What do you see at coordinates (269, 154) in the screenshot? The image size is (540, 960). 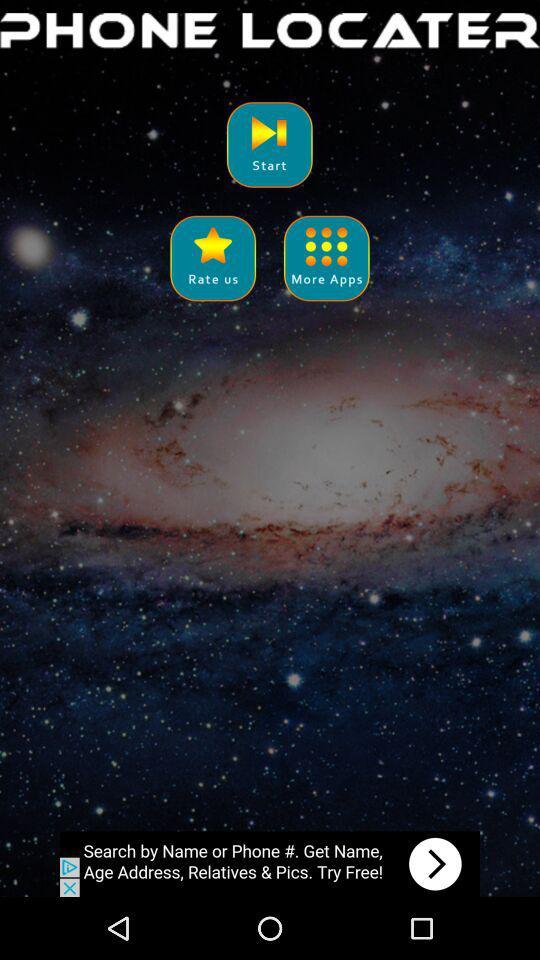 I see `the skip_next icon` at bounding box center [269, 154].